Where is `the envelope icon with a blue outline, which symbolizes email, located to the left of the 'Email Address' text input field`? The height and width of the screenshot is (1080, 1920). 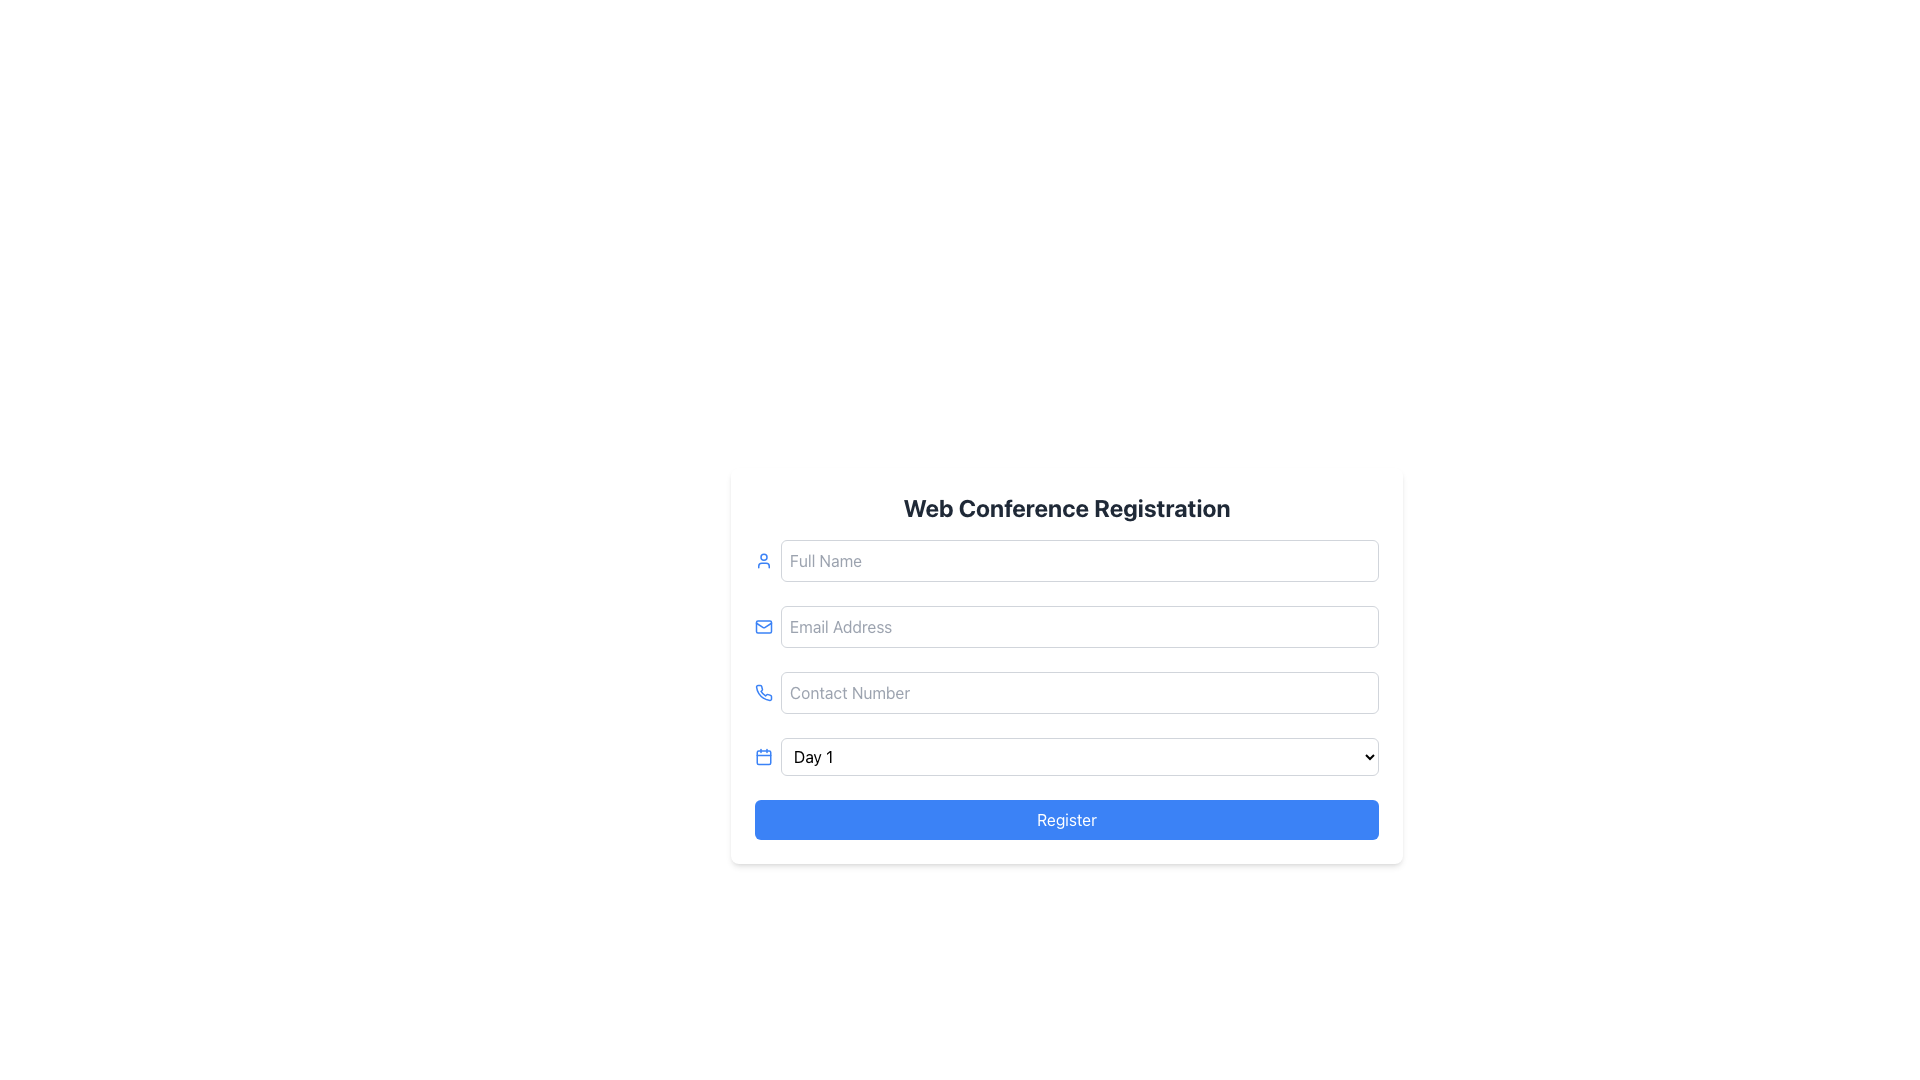 the envelope icon with a blue outline, which symbolizes email, located to the left of the 'Email Address' text input field is located at coordinates (762, 626).